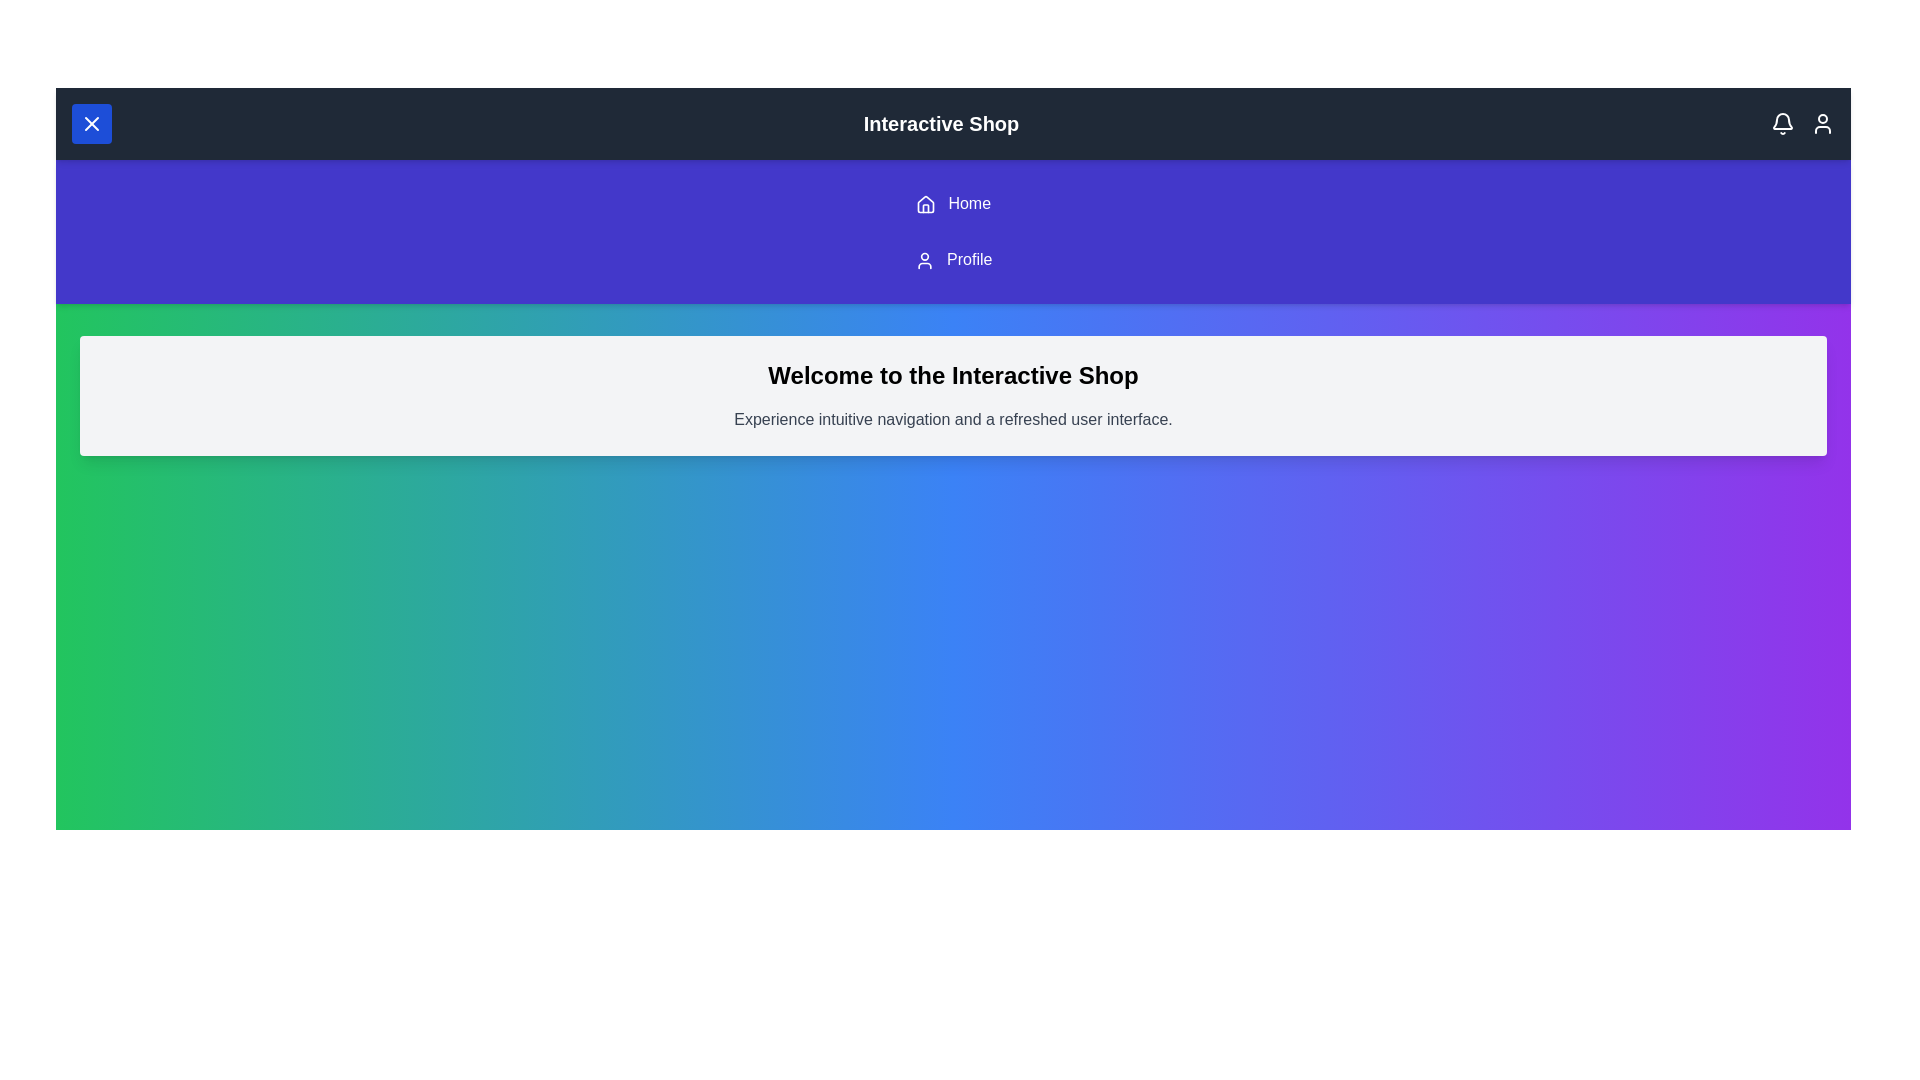  What do you see at coordinates (952, 204) in the screenshot?
I see `the 'Home' link in the menu` at bounding box center [952, 204].